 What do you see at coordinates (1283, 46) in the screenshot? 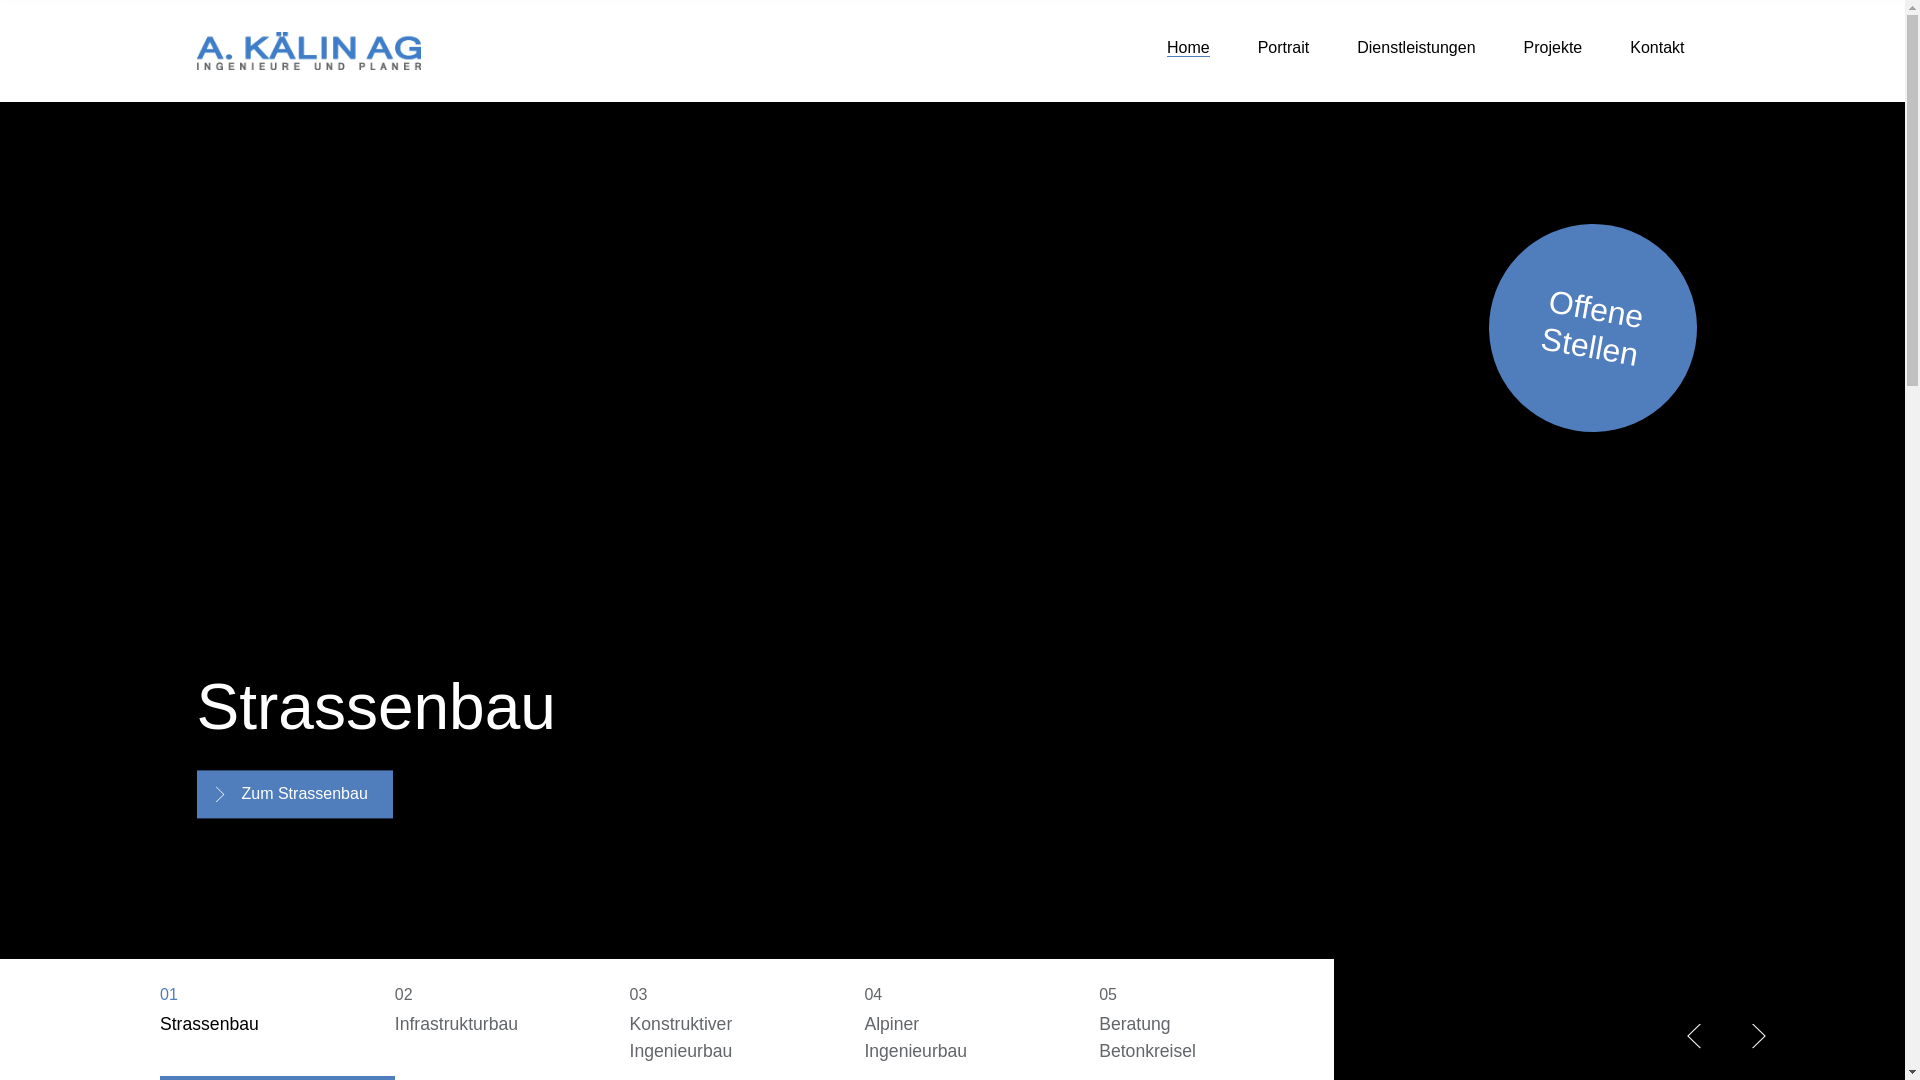
I see `'Portrait'` at bounding box center [1283, 46].